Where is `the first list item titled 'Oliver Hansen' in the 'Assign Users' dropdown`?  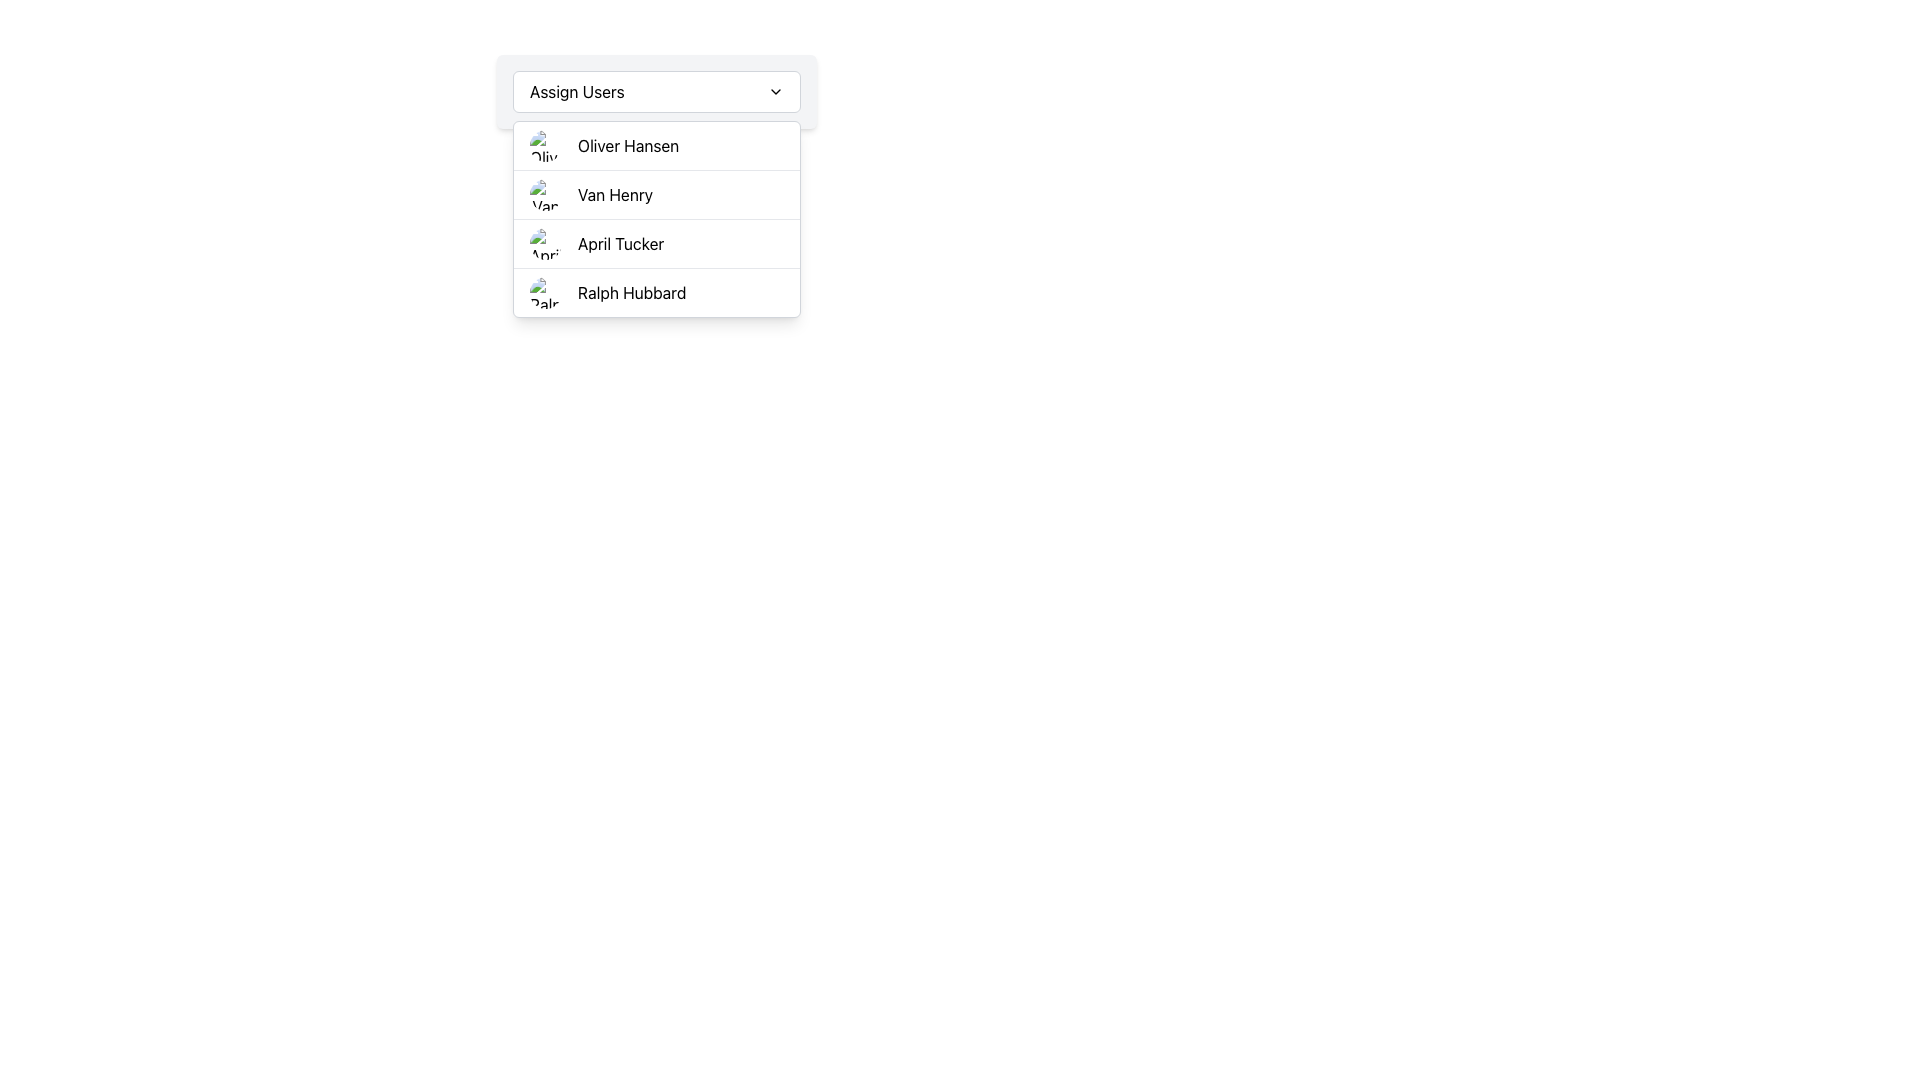 the first list item titled 'Oliver Hansen' in the 'Assign Users' dropdown is located at coordinates (657, 145).